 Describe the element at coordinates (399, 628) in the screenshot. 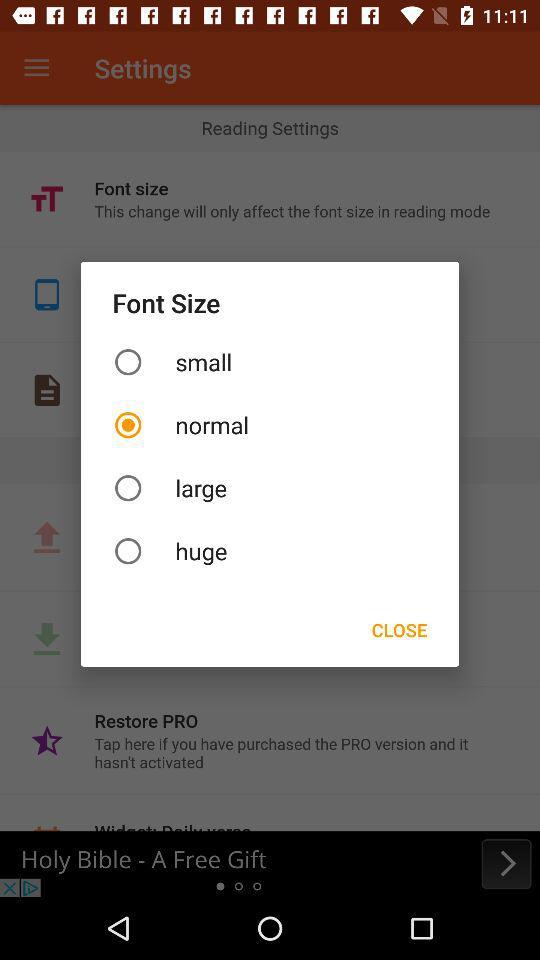

I see `close on the right` at that location.